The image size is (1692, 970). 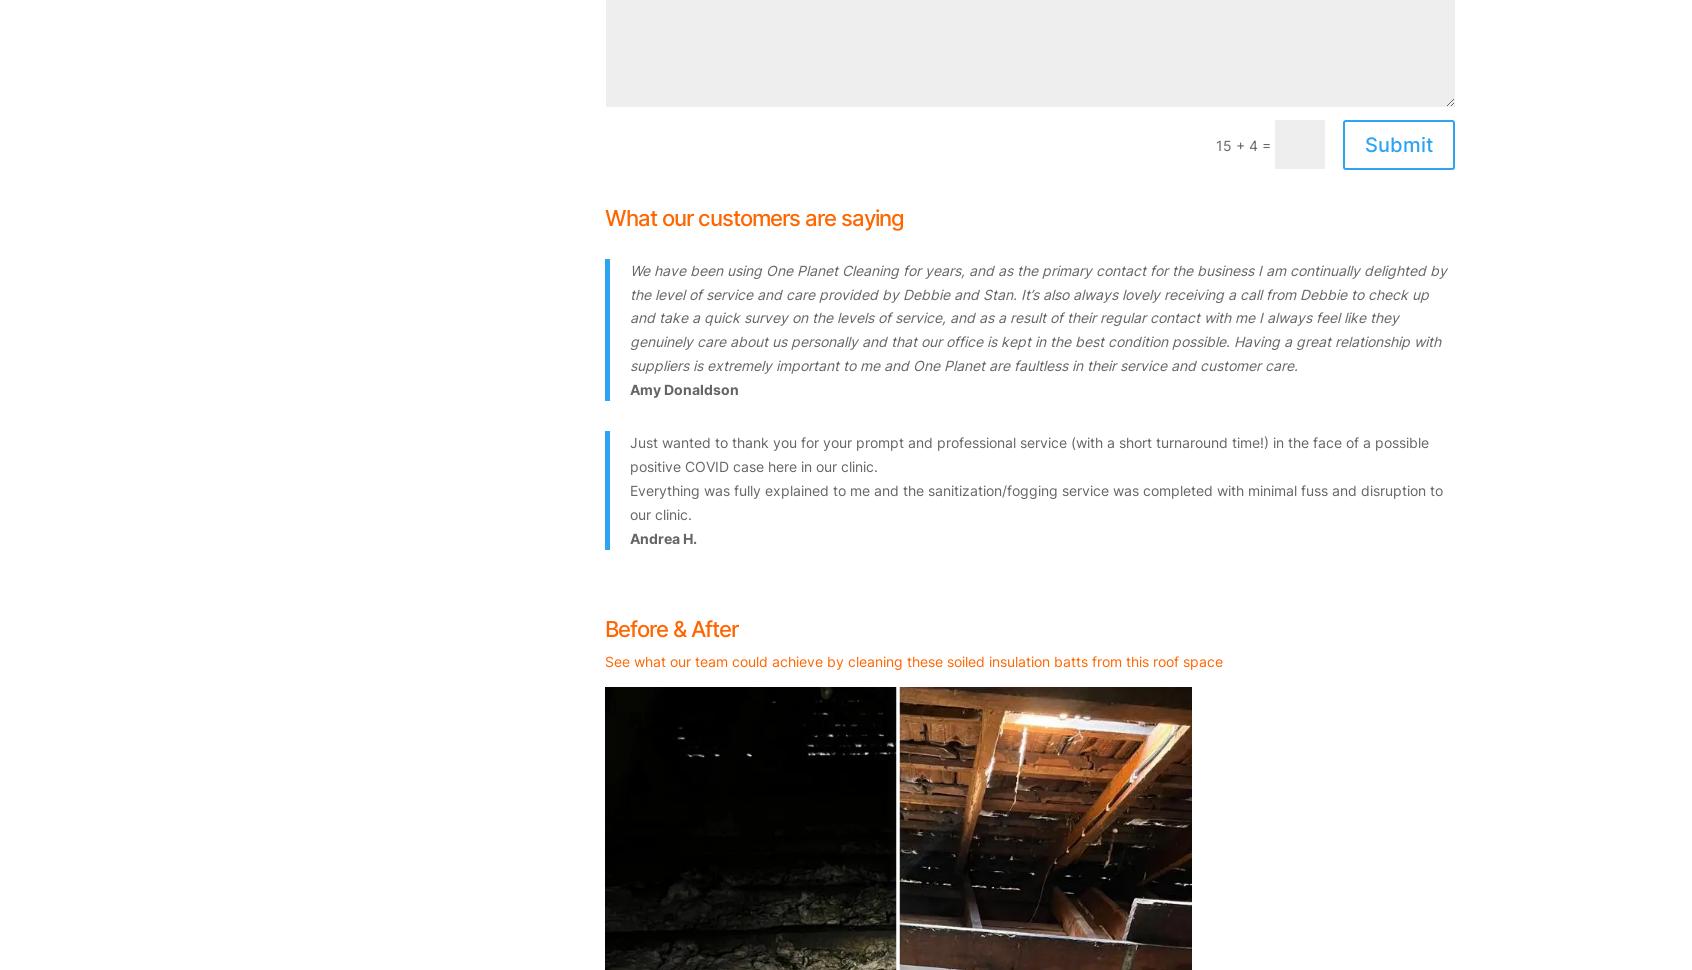 What do you see at coordinates (671, 629) in the screenshot?
I see `'Before & After'` at bounding box center [671, 629].